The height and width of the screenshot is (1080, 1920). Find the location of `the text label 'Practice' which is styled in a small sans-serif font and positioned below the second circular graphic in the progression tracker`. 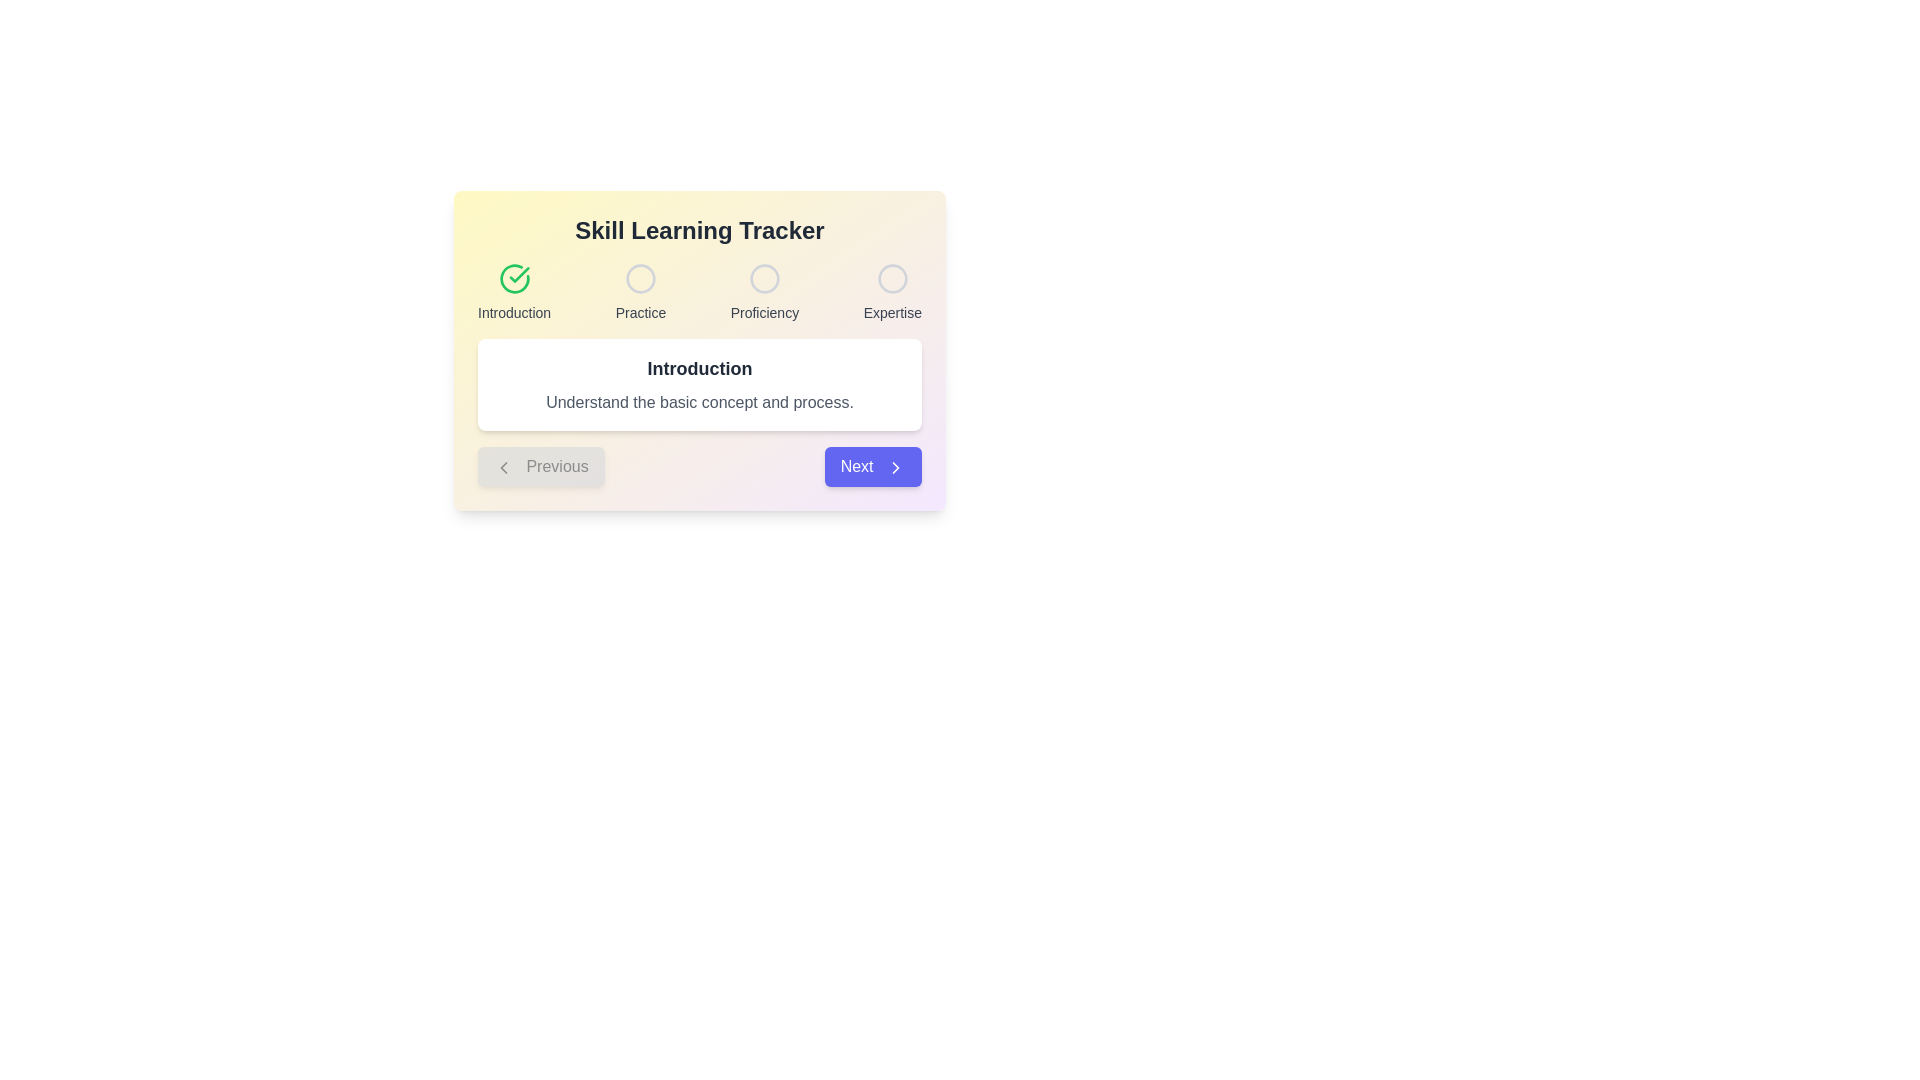

the text label 'Practice' which is styled in a small sans-serif font and positioned below the second circular graphic in the progression tracker is located at coordinates (640, 312).